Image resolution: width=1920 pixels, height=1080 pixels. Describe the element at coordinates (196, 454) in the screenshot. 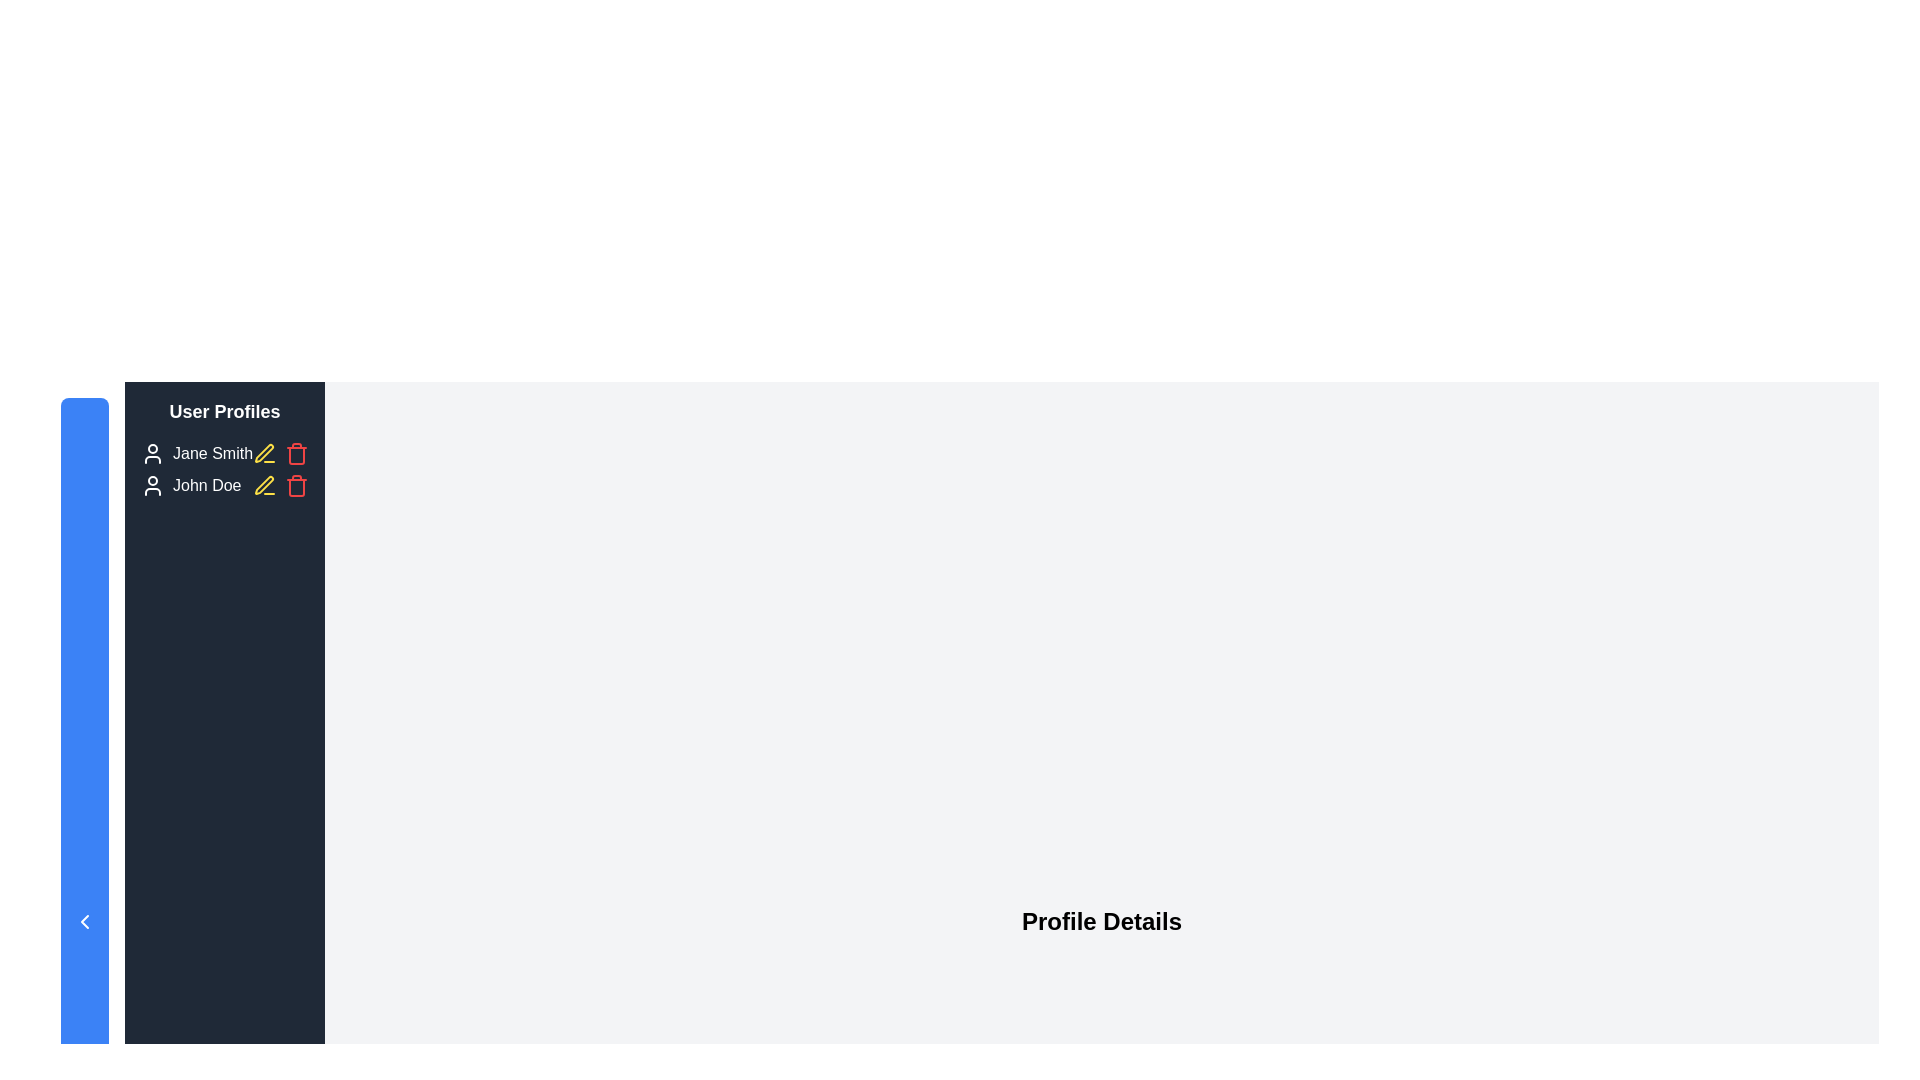

I see `the text label displaying 'Jane Smith'` at that location.